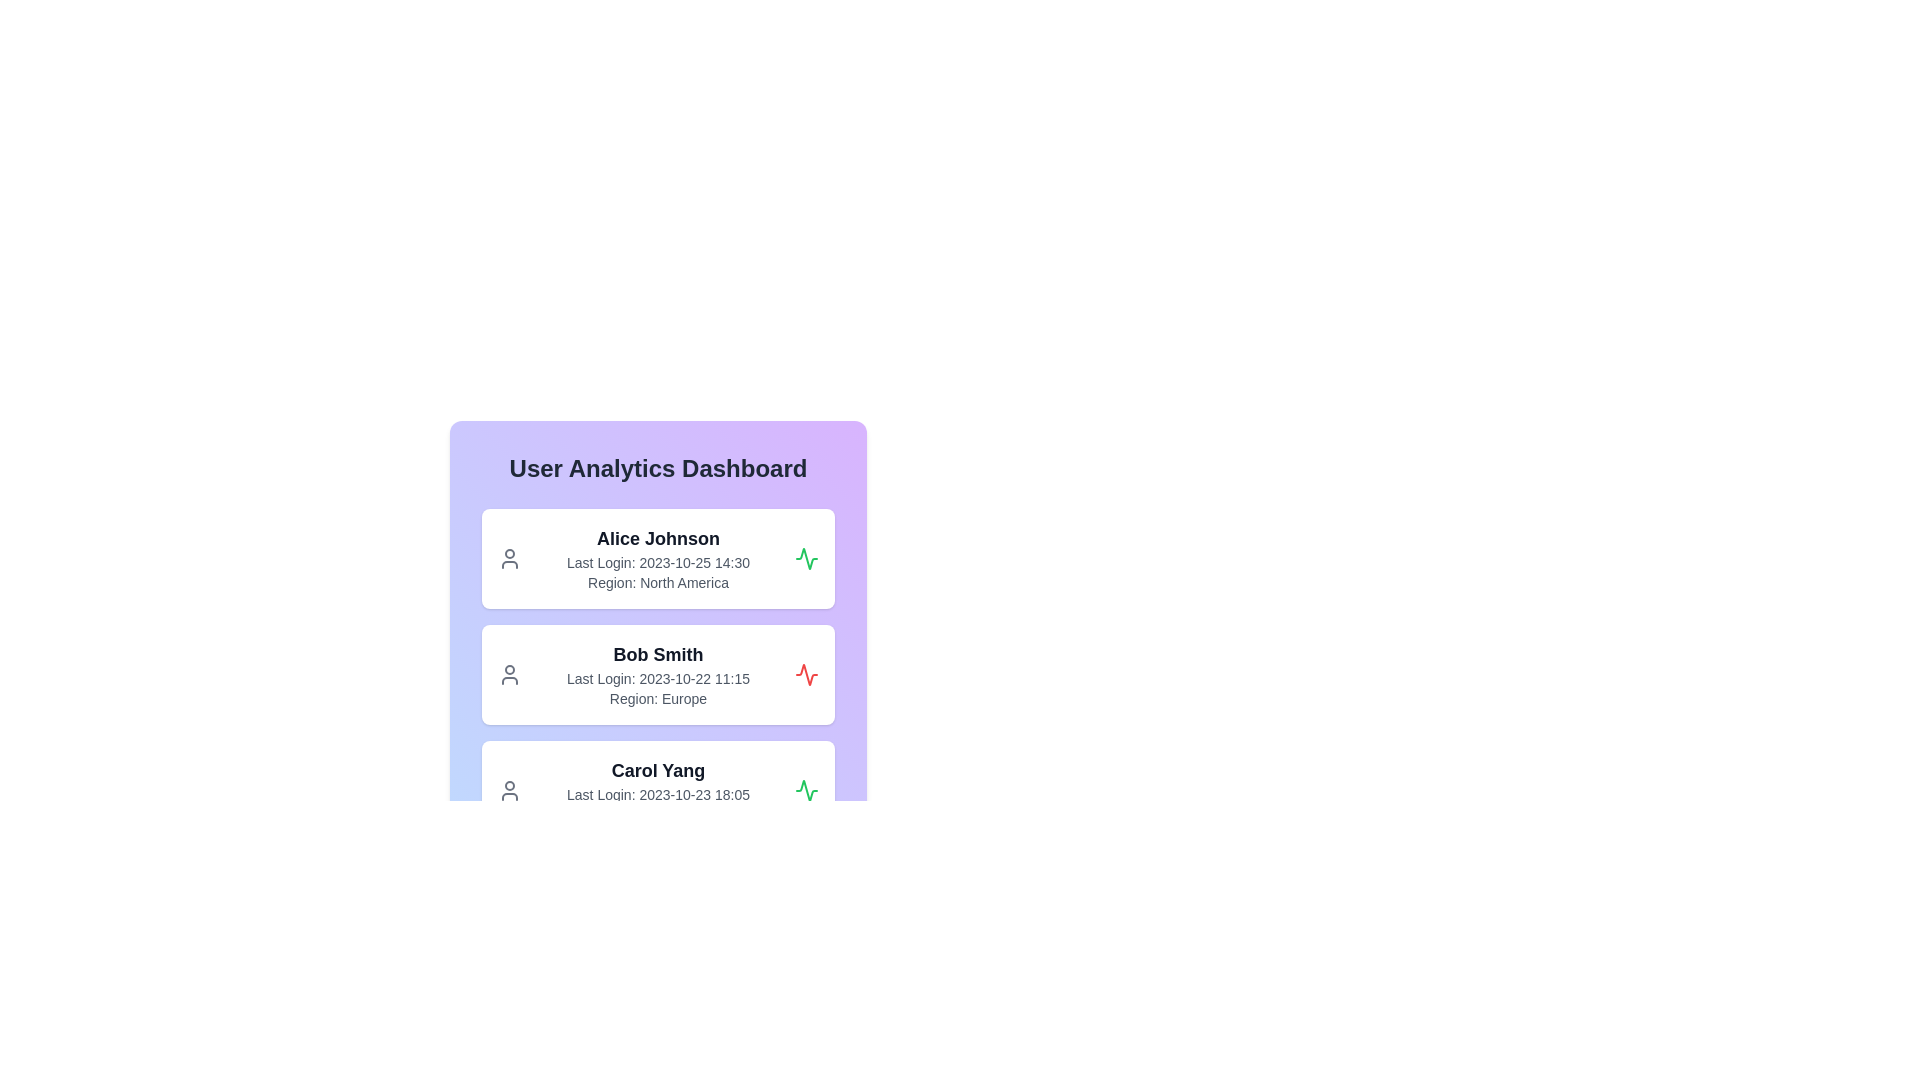 The width and height of the screenshot is (1920, 1080). What do you see at coordinates (658, 563) in the screenshot?
I see `the text label displaying 'Last Login: 2023-10-25 14:30' within the user information card in the User Analytics Dashboard` at bounding box center [658, 563].